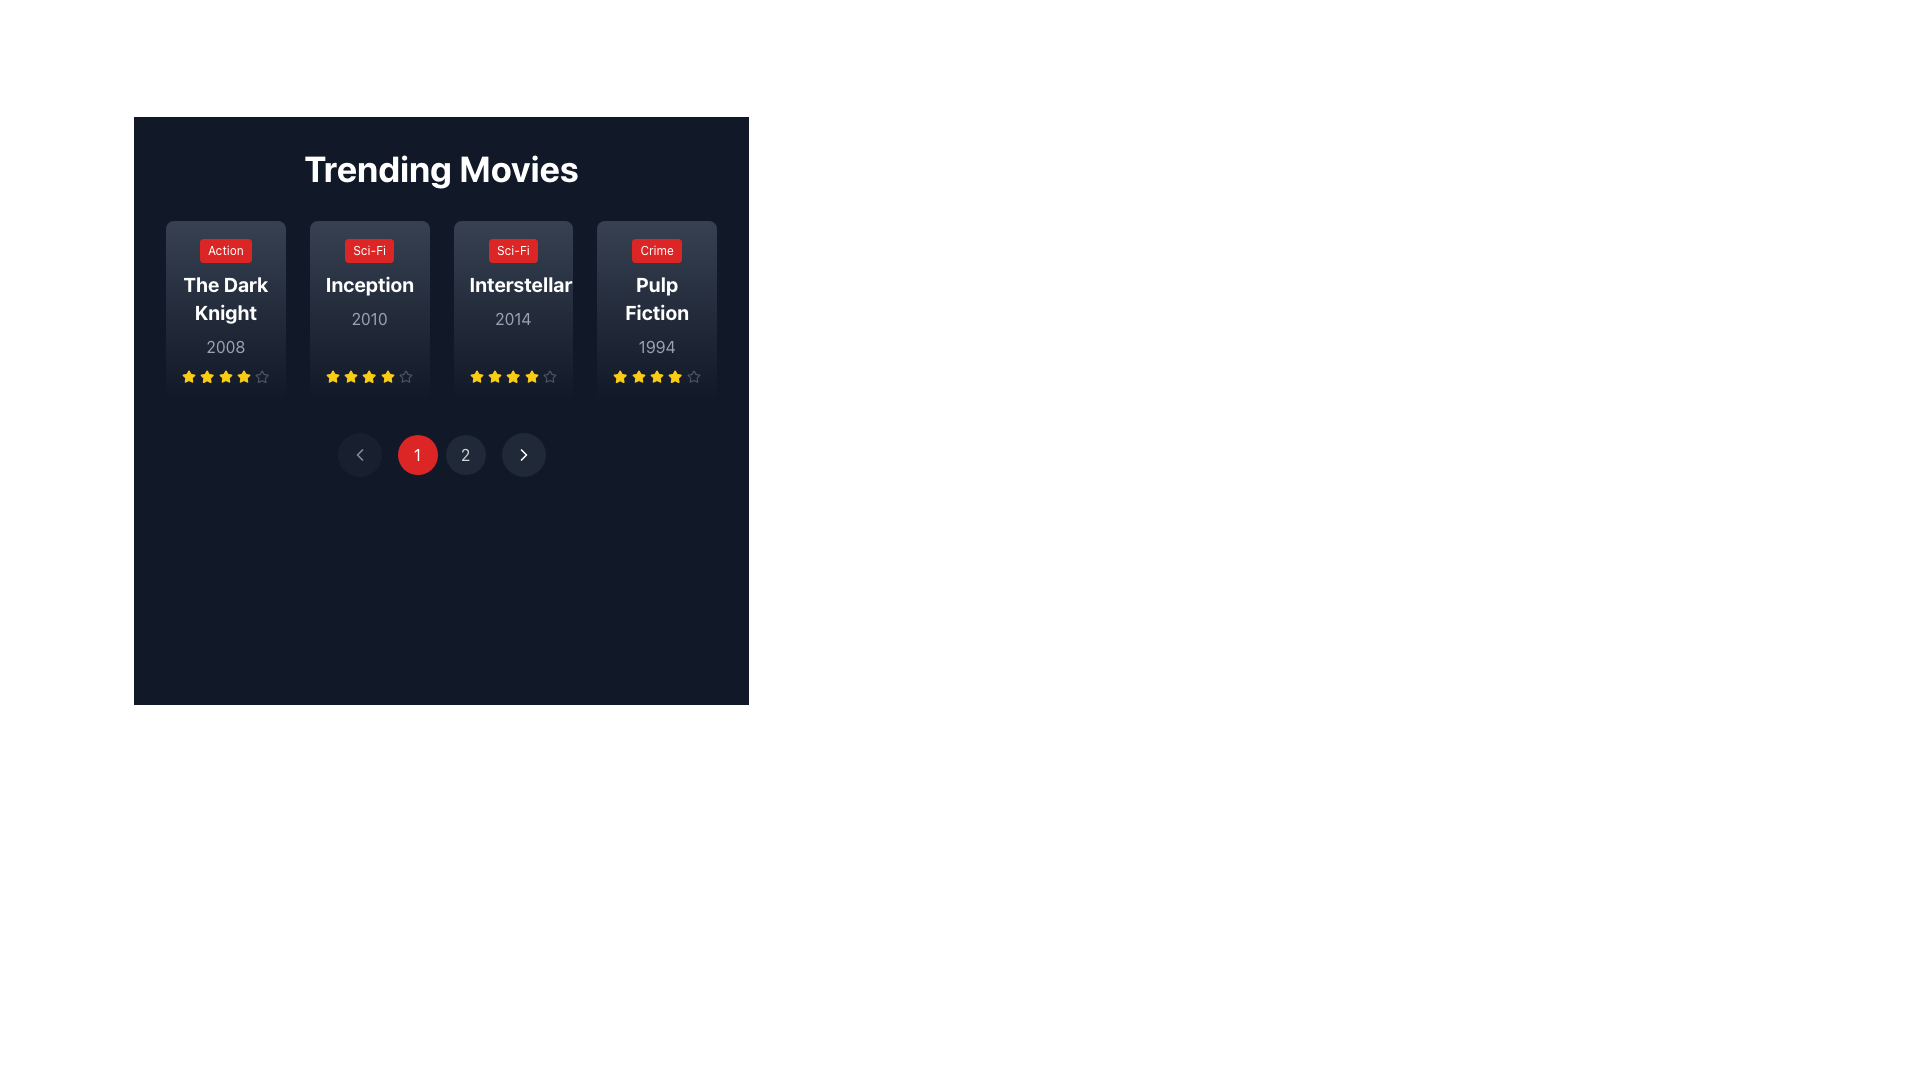 This screenshot has height=1080, width=1920. What do you see at coordinates (619, 376) in the screenshot?
I see `the fifth yellow star icon representing the rating level for 'Pulp Fiction'` at bounding box center [619, 376].